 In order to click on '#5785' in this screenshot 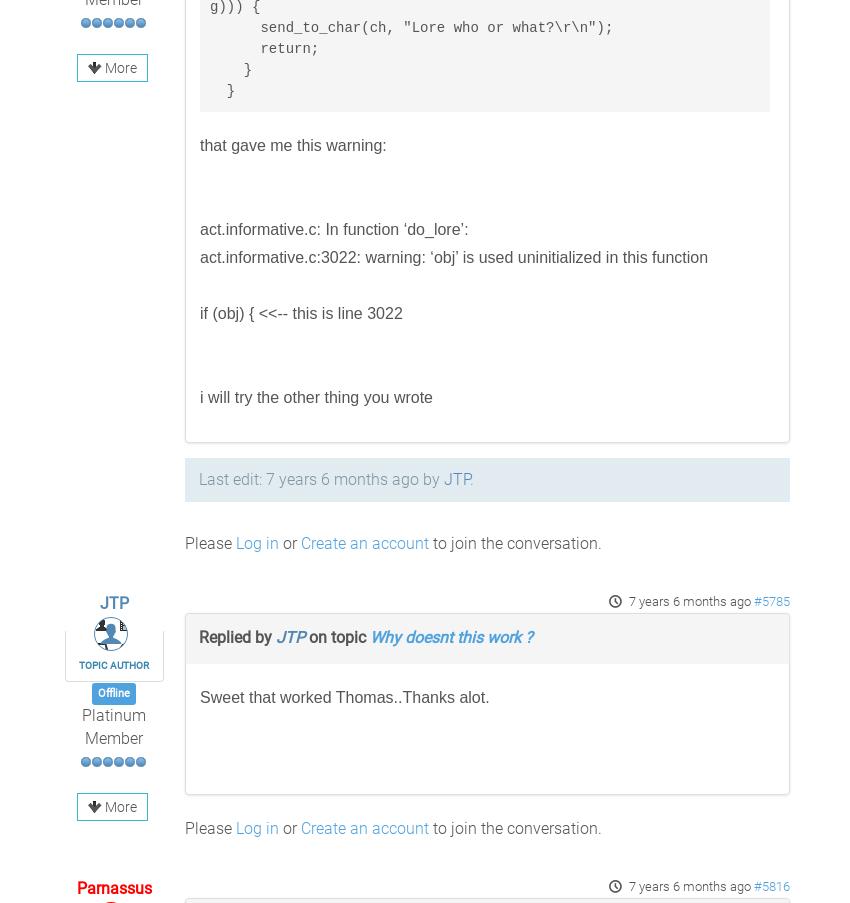, I will do `click(770, 601)`.